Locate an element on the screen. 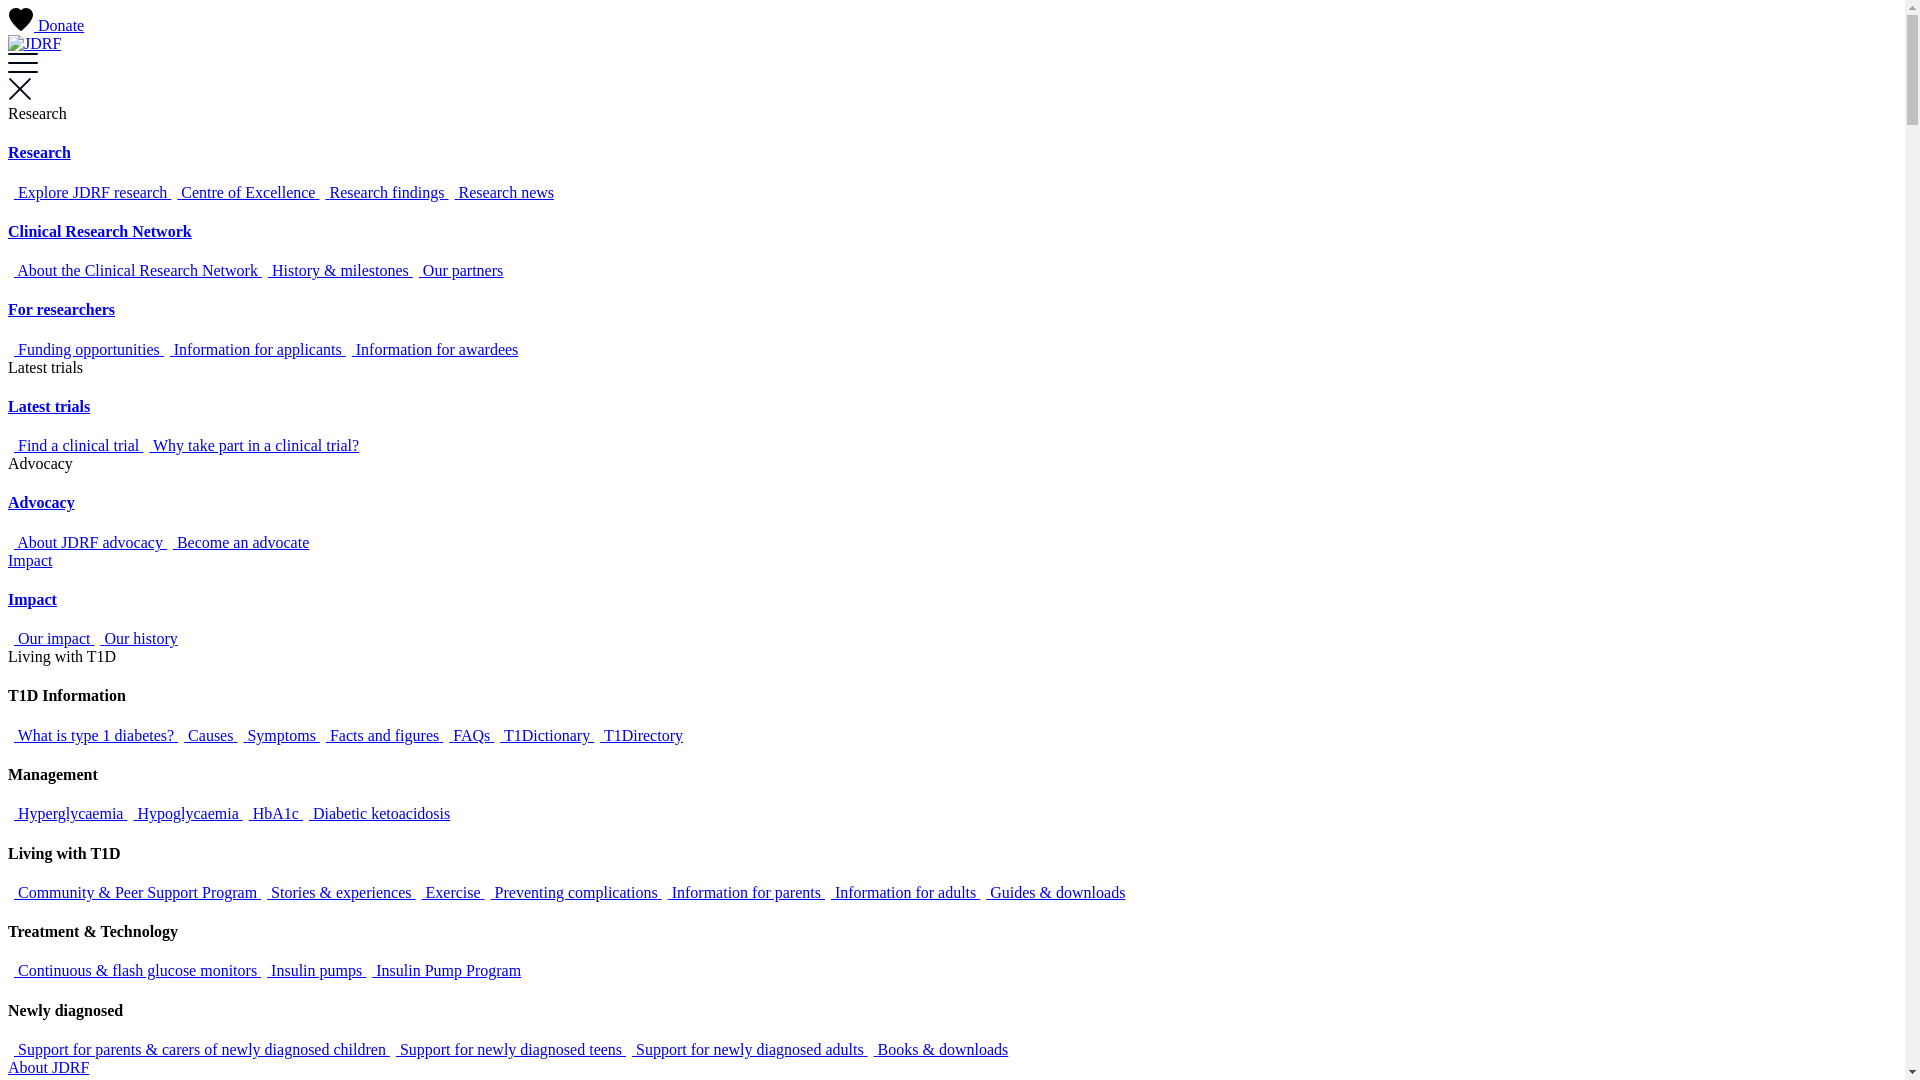 Image resolution: width=1920 pixels, height=1080 pixels. 'Information for applicants' is located at coordinates (253, 348).